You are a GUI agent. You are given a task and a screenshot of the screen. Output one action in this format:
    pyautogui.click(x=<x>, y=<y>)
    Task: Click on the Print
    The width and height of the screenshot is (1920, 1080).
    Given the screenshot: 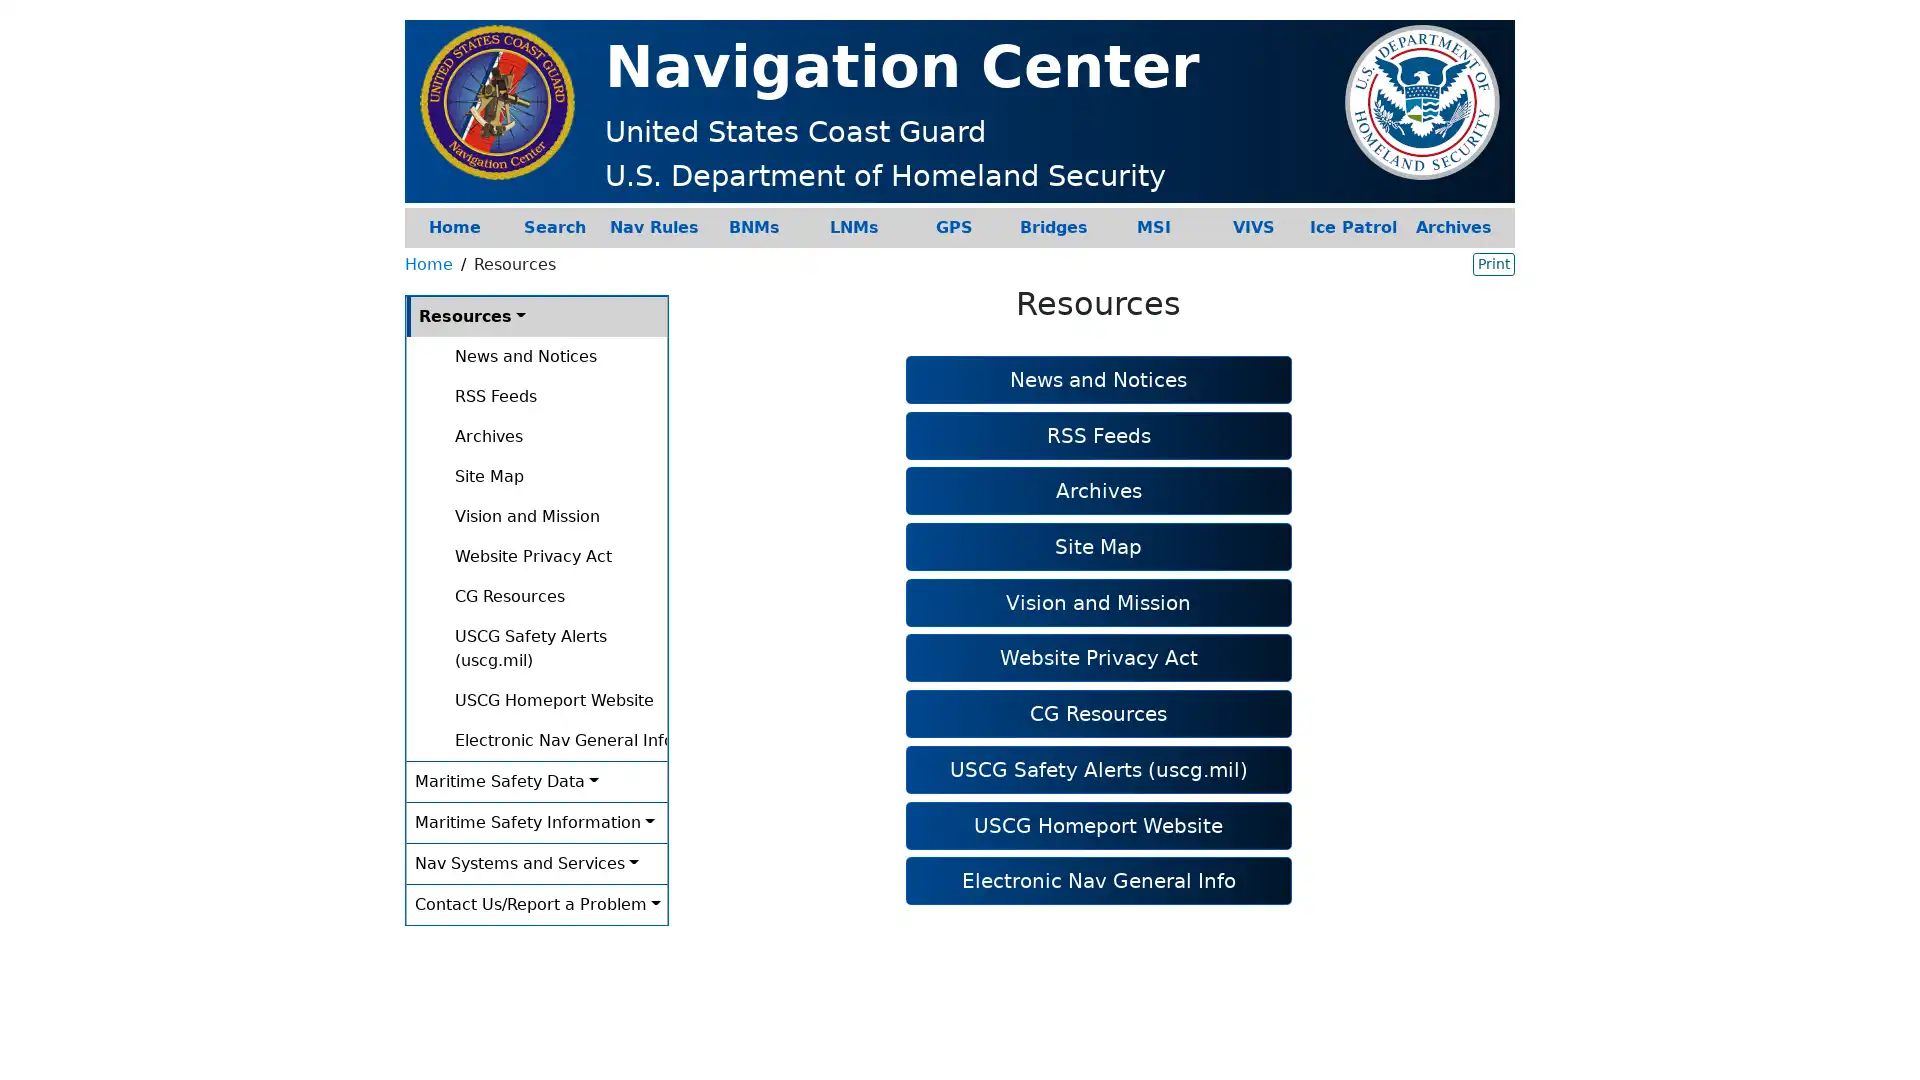 What is the action you would take?
    pyautogui.click(x=1493, y=262)
    